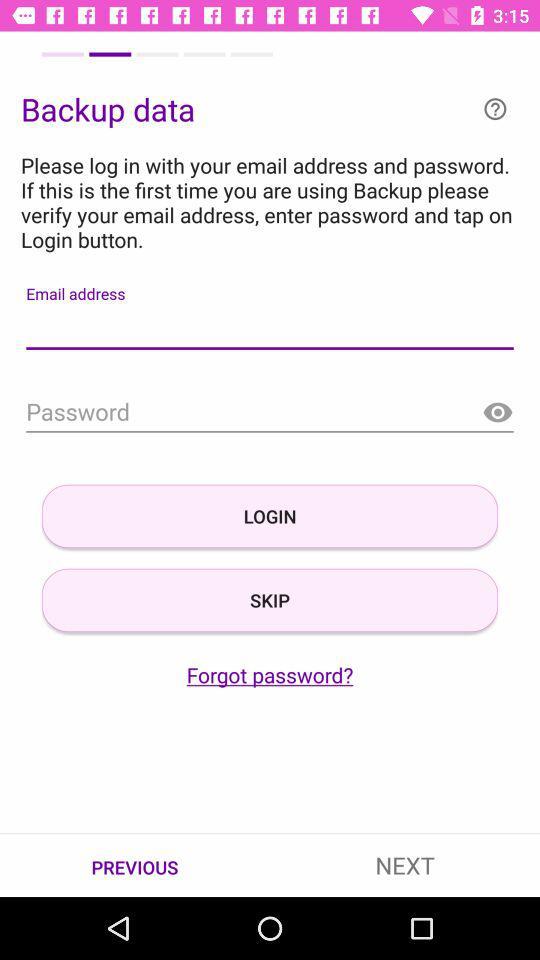 The height and width of the screenshot is (960, 540). Describe the element at coordinates (494, 109) in the screenshot. I see `help or info` at that location.